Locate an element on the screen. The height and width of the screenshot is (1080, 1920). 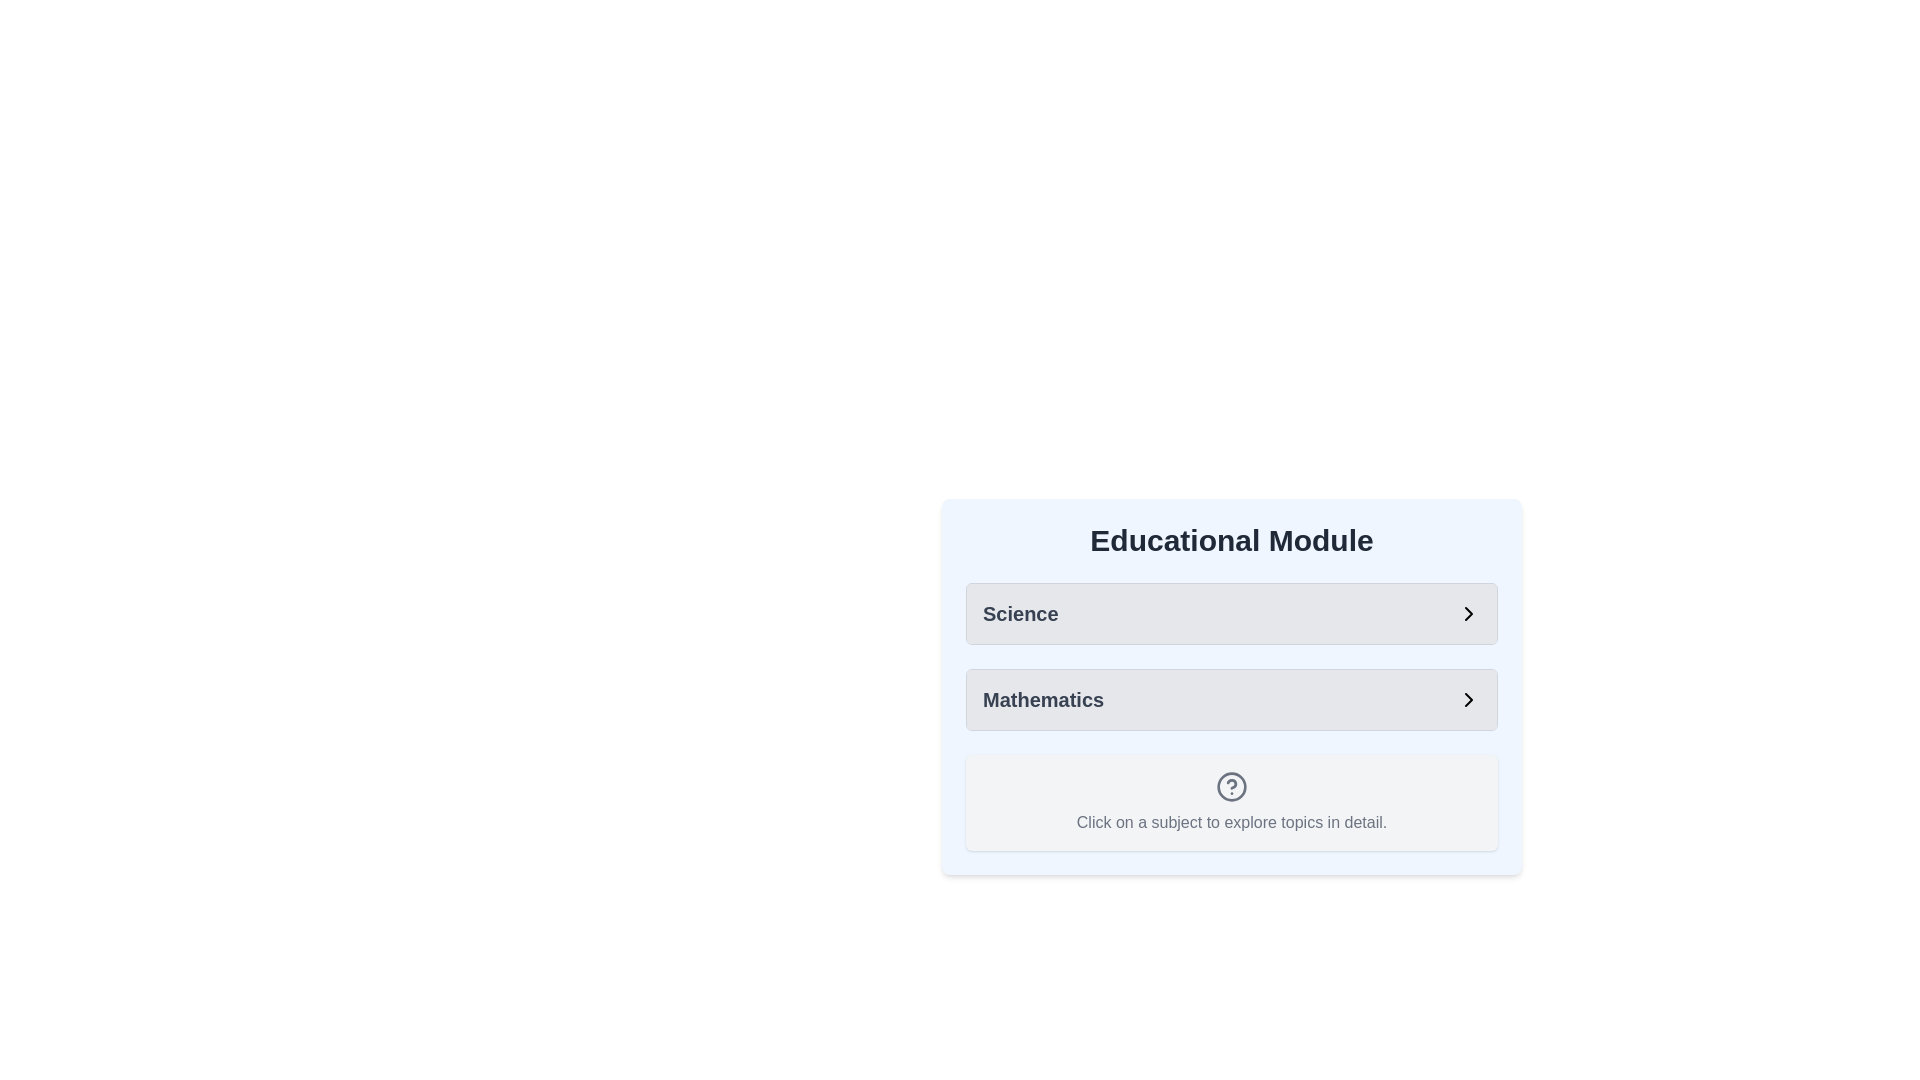
the right-pointing arrow icon in the Science section is located at coordinates (1468, 612).